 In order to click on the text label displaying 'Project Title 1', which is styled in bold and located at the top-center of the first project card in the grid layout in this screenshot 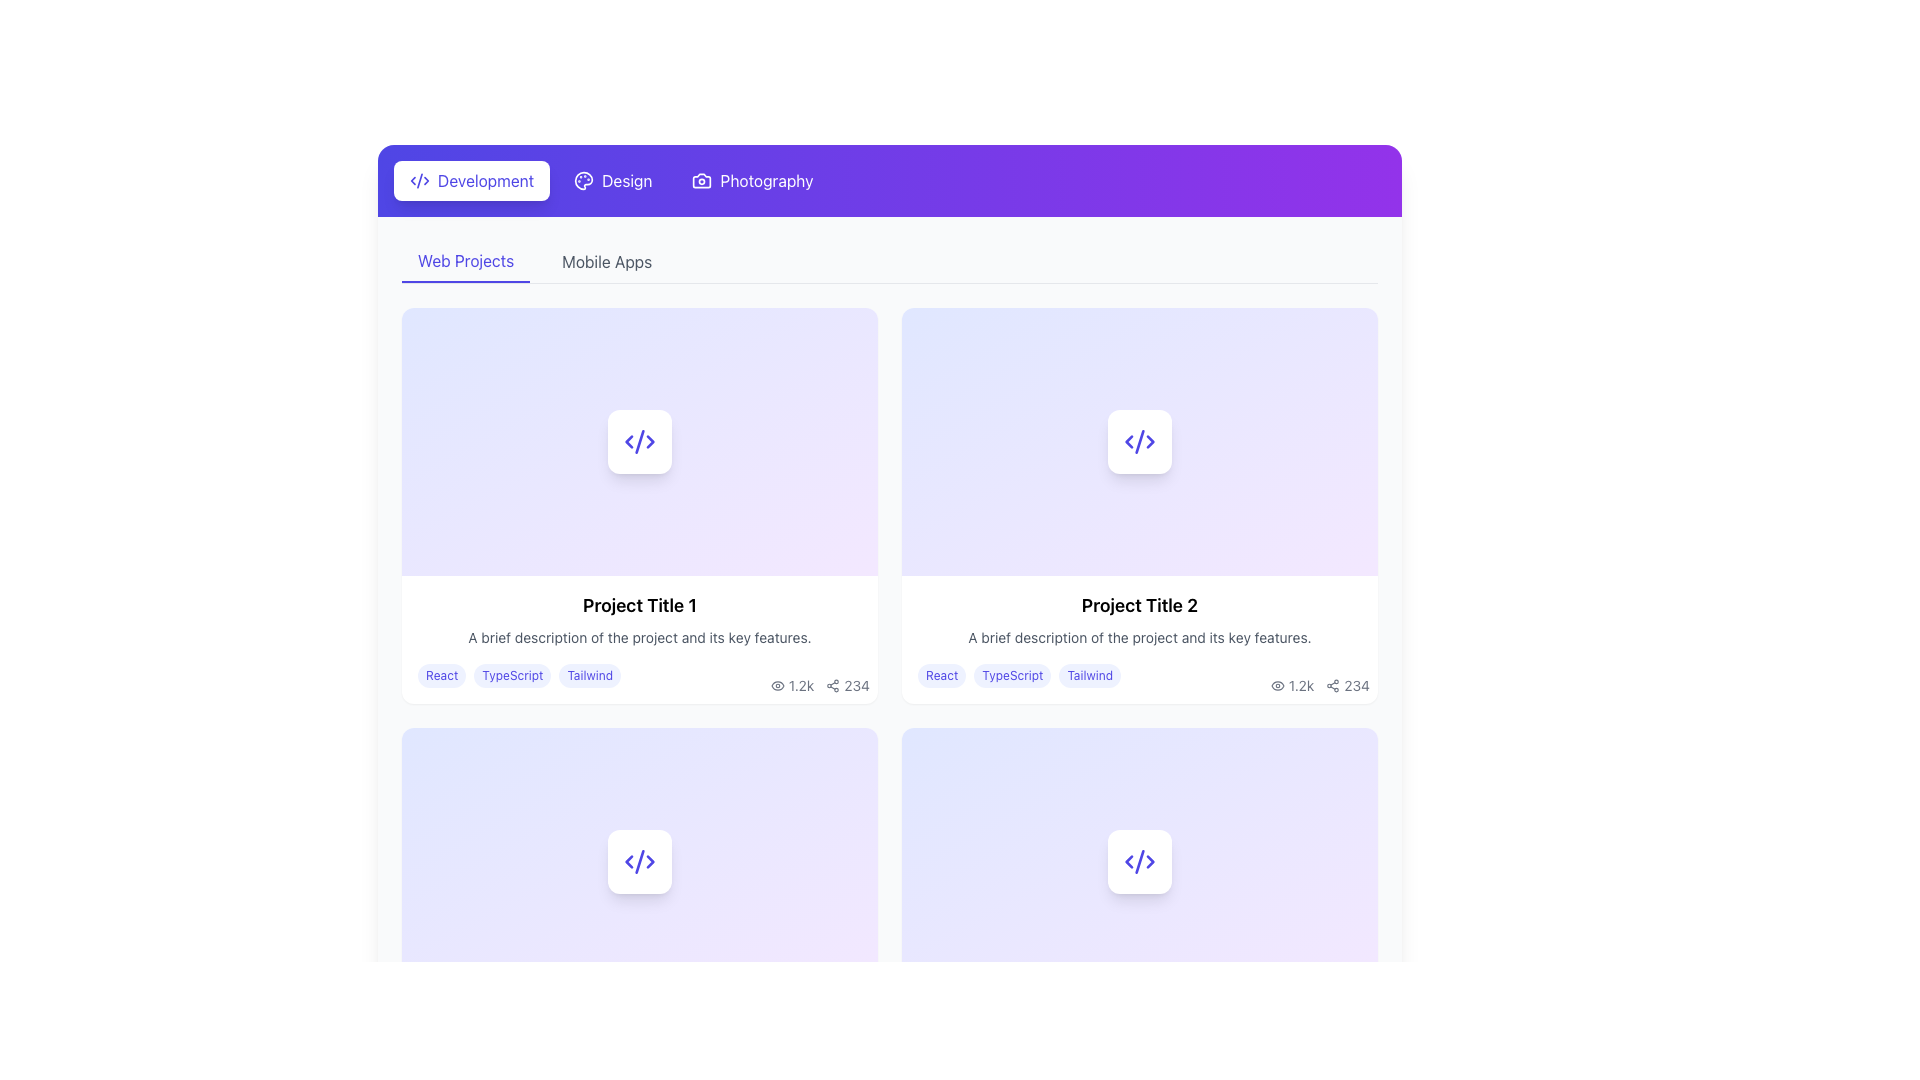, I will do `click(638, 604)`.